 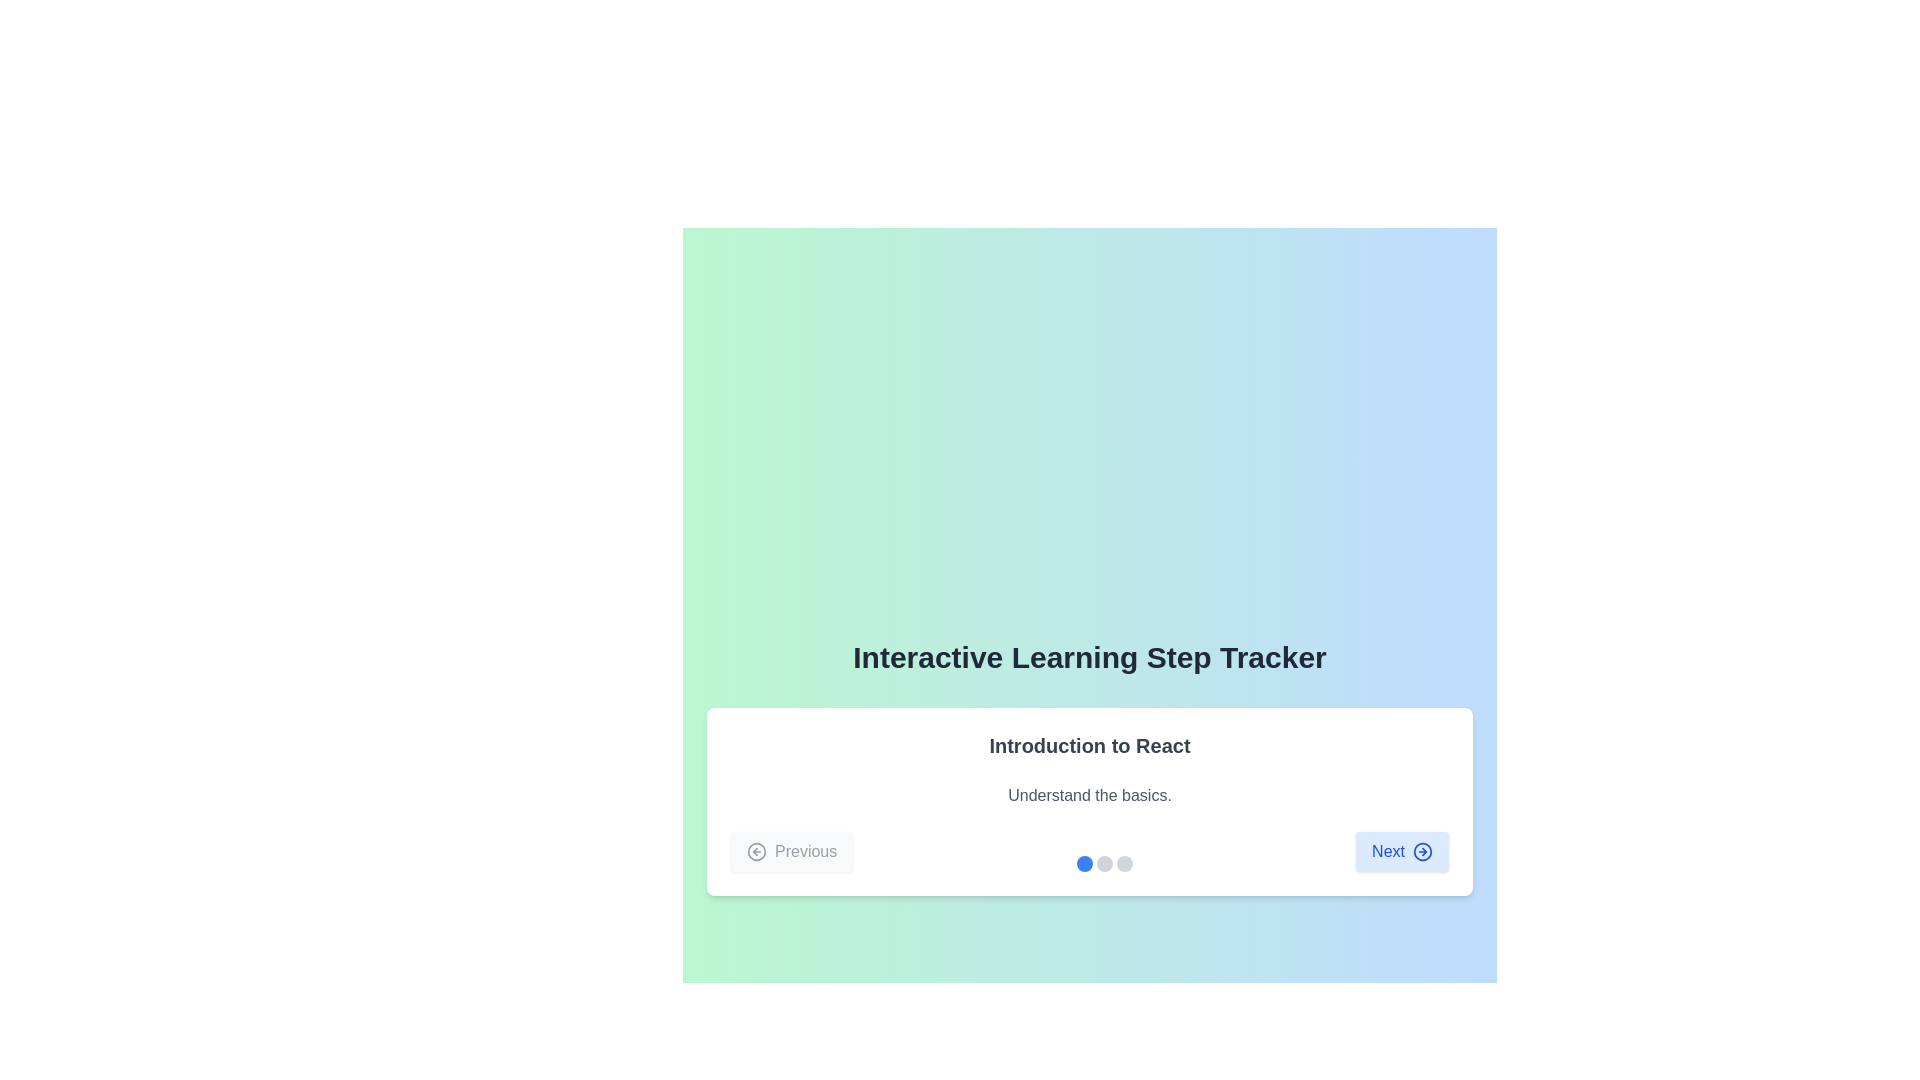 What do you see at coordinates (1088, 852) in the screenshot?
I see `the circular indicator in the navigation bar located at the bottom of the 'Introduction to React' section to jump to a specific step` at bounding box center [1088, 852].